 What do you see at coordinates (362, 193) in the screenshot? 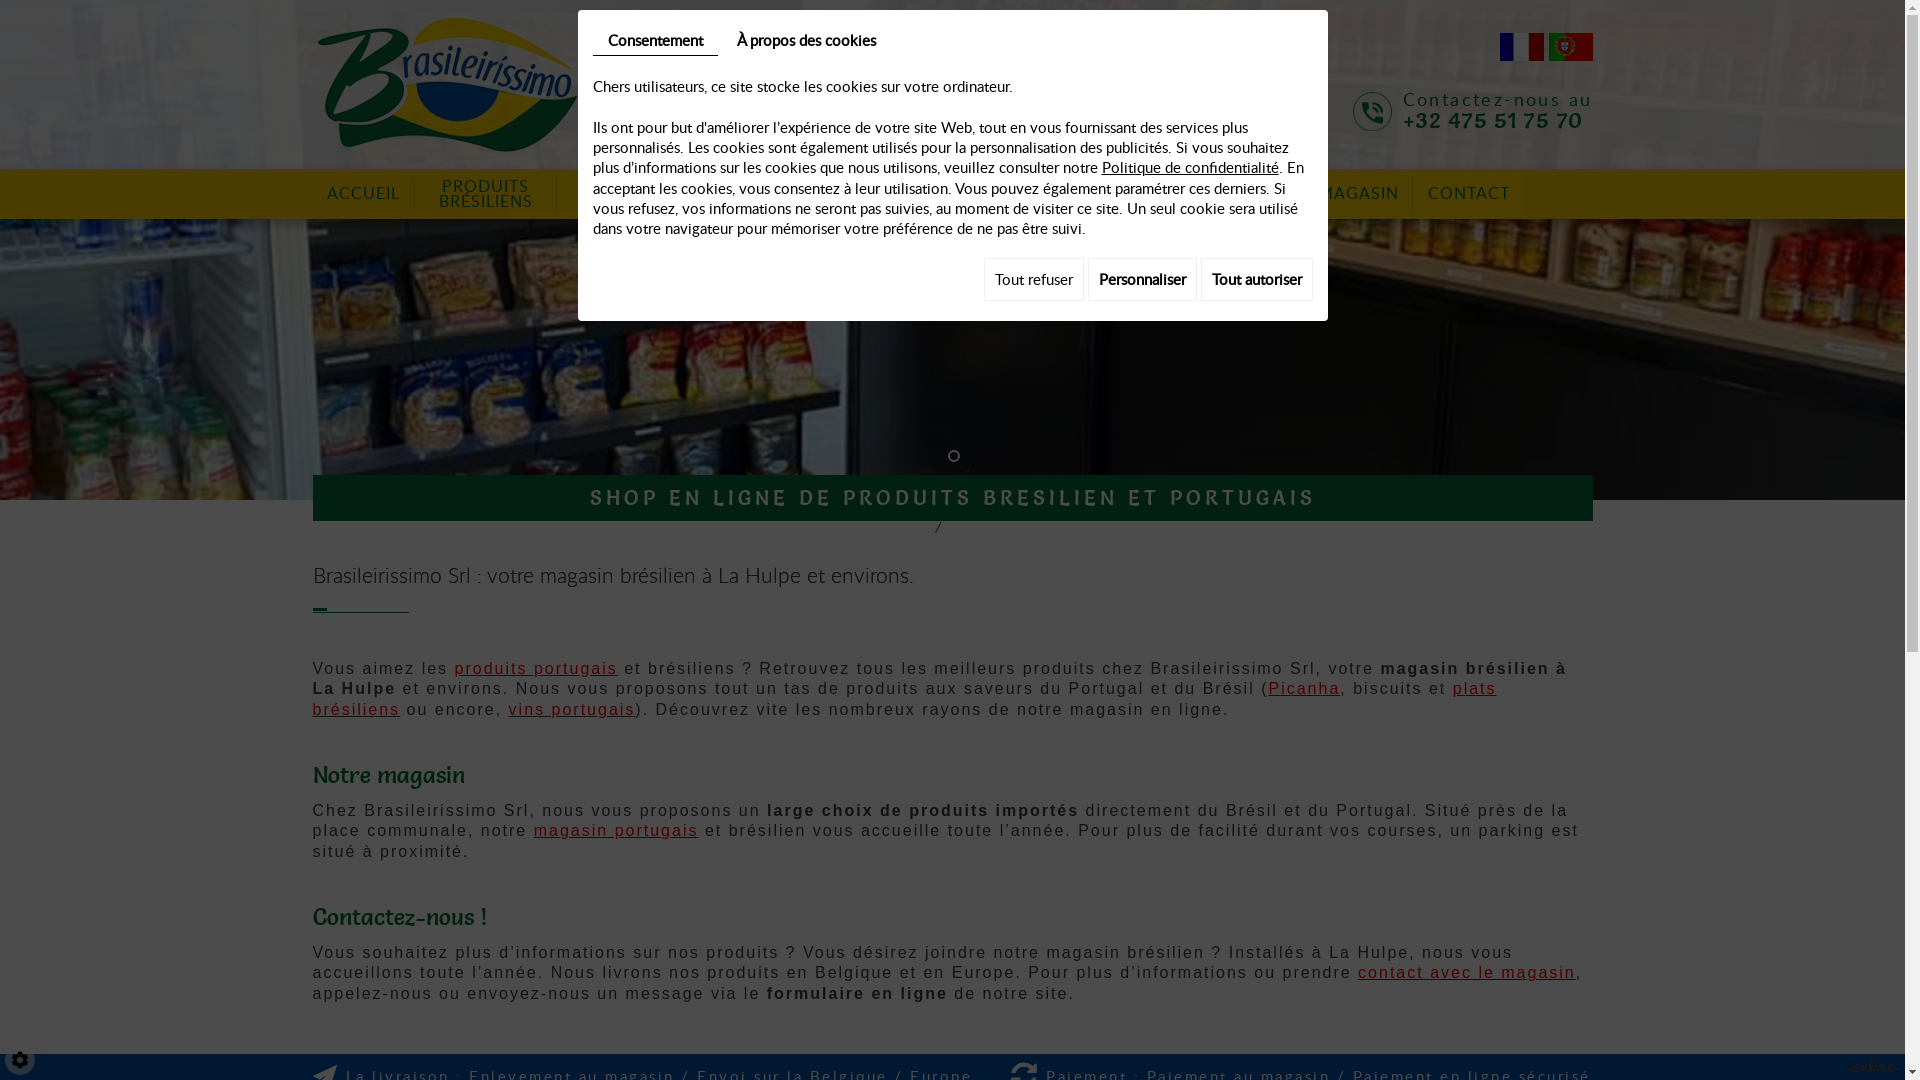
I see `'ACCUEIL'` at bounding box center [362, 193].